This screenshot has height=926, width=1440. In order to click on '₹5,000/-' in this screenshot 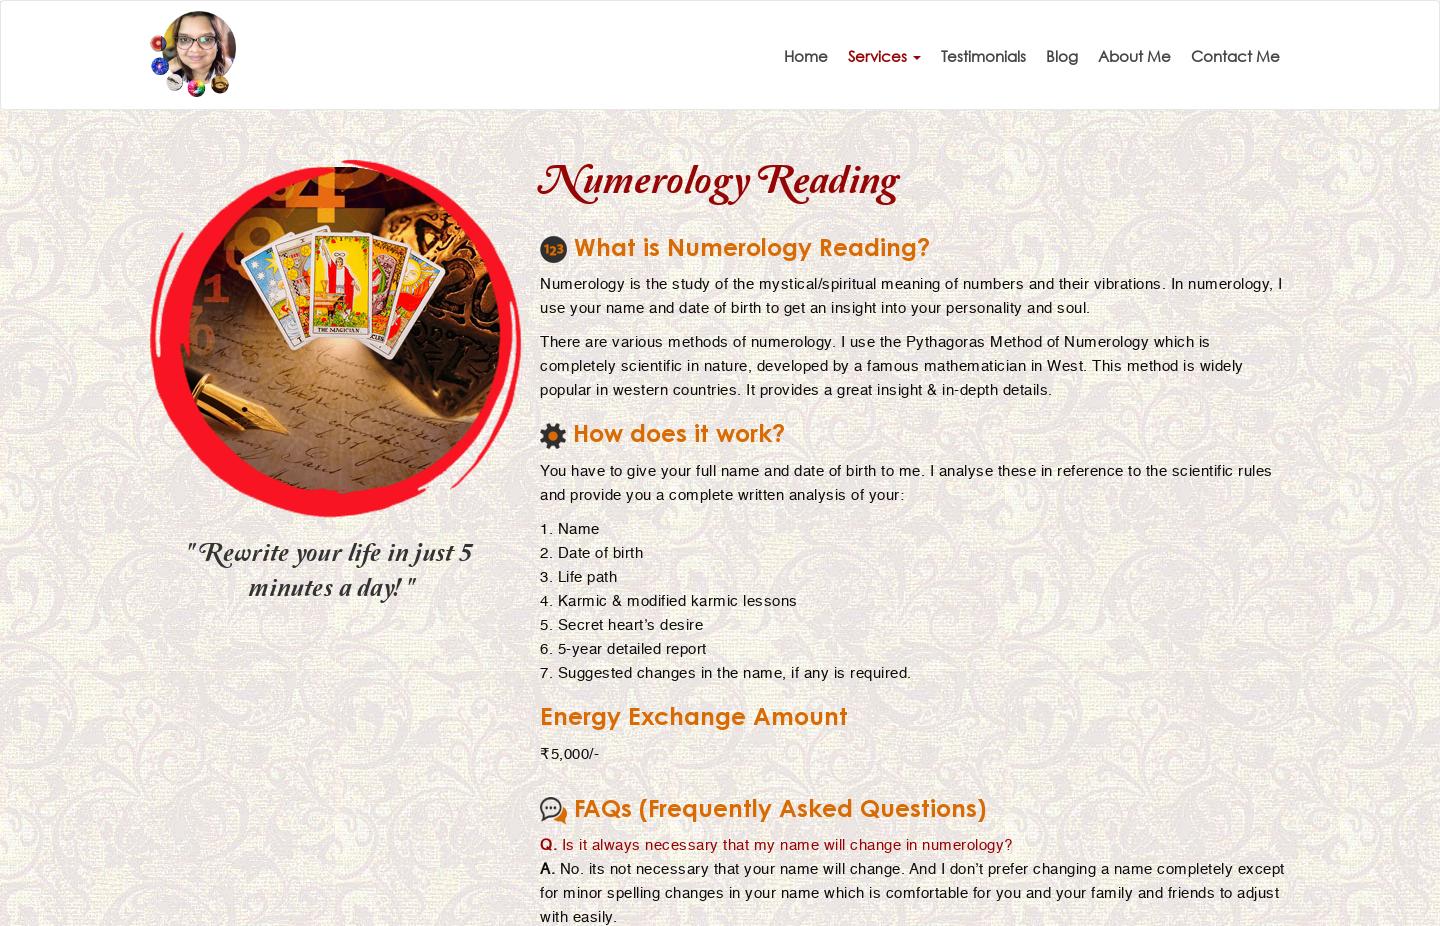, I will do `click(569, 753)`.